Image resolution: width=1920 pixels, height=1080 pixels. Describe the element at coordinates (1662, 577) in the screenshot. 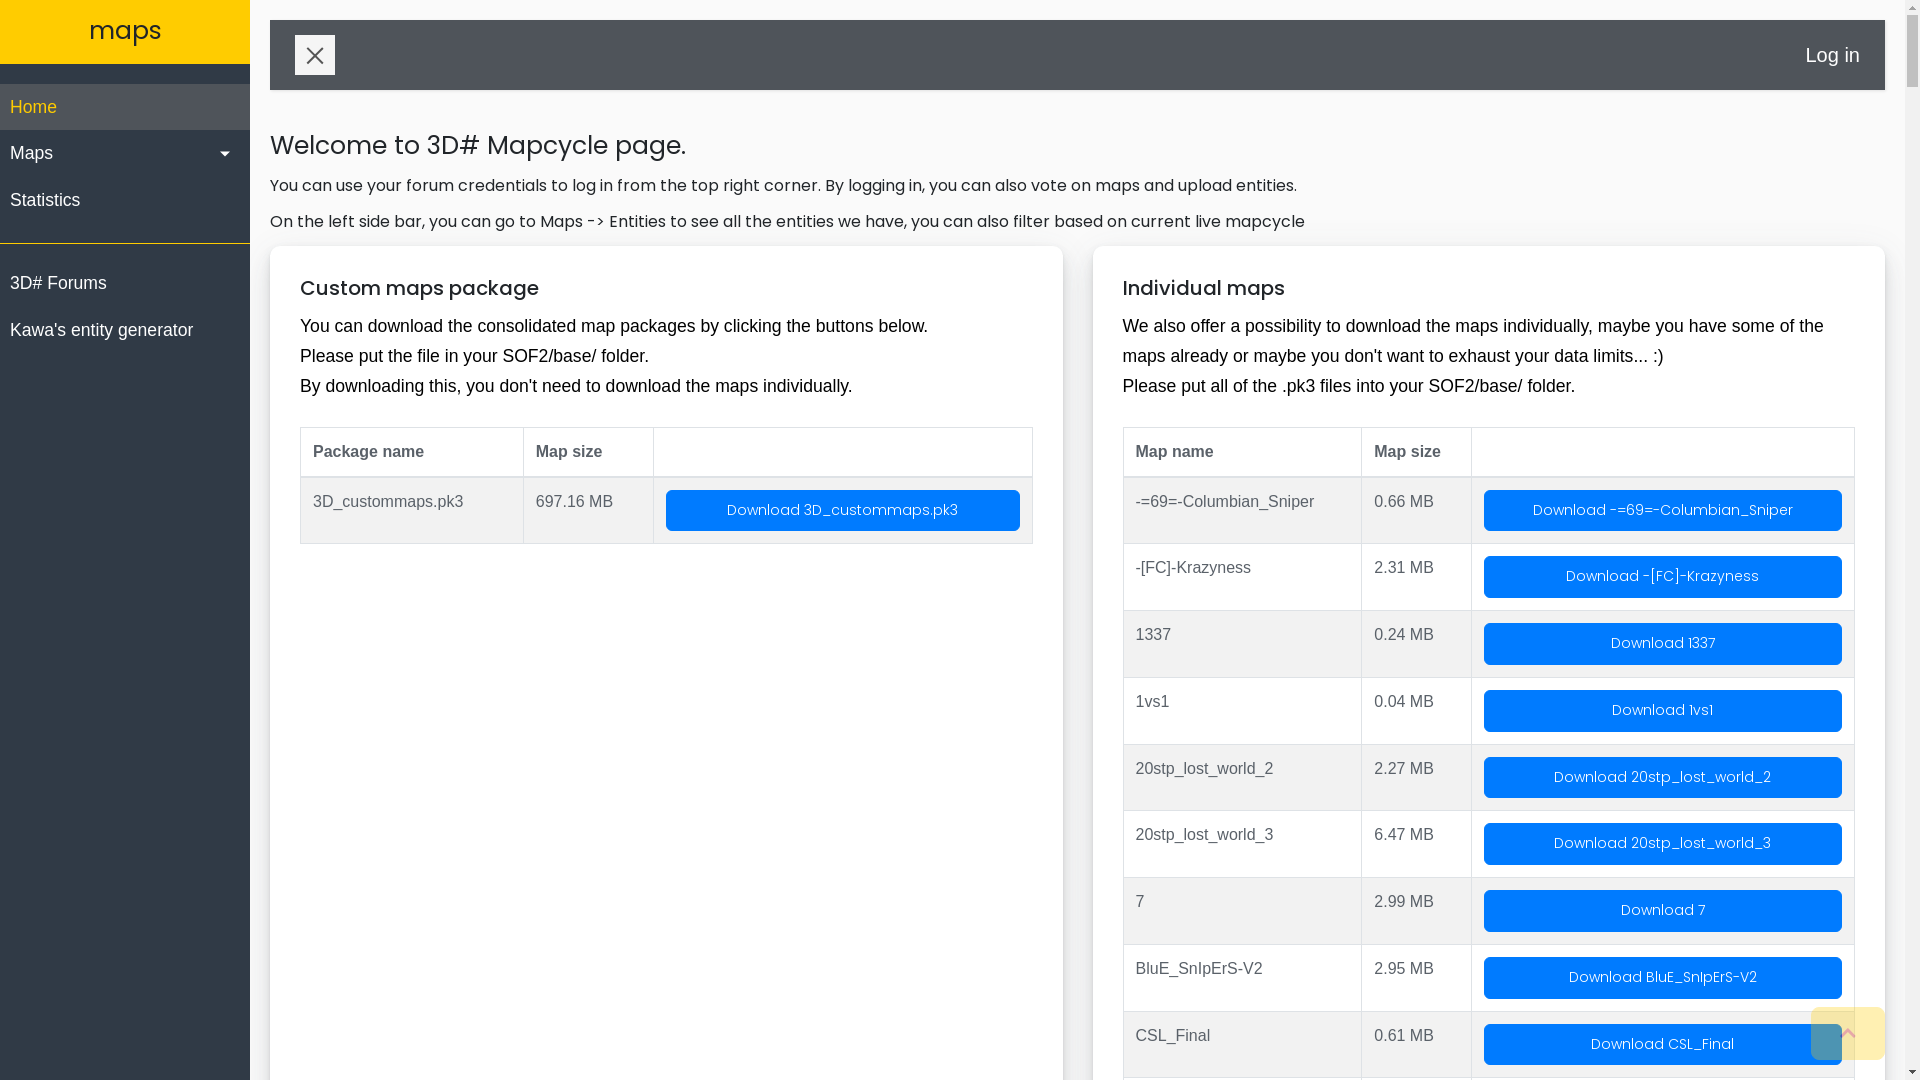

I see `'Download -[FC]-Krazyness'` at that location.